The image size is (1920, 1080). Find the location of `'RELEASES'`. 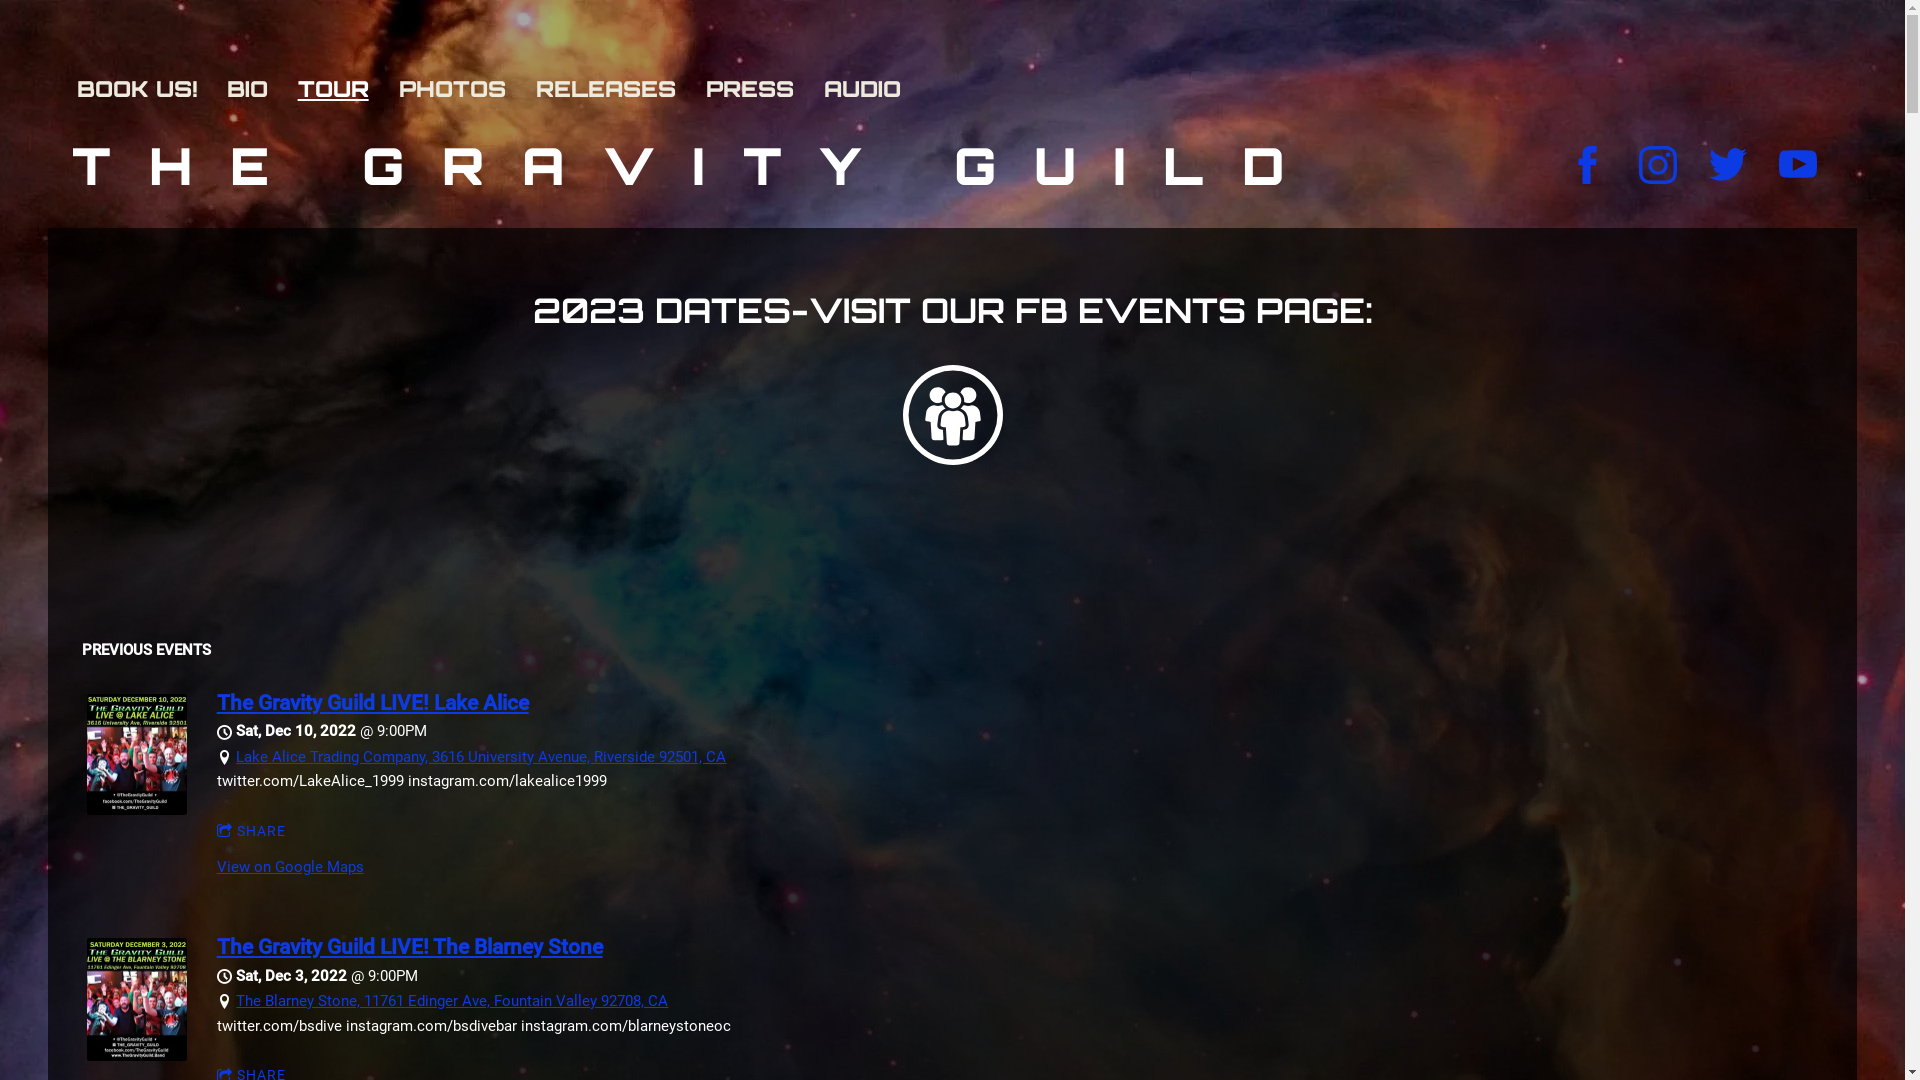

'RELEASES' is located at coordinates (614, 87).